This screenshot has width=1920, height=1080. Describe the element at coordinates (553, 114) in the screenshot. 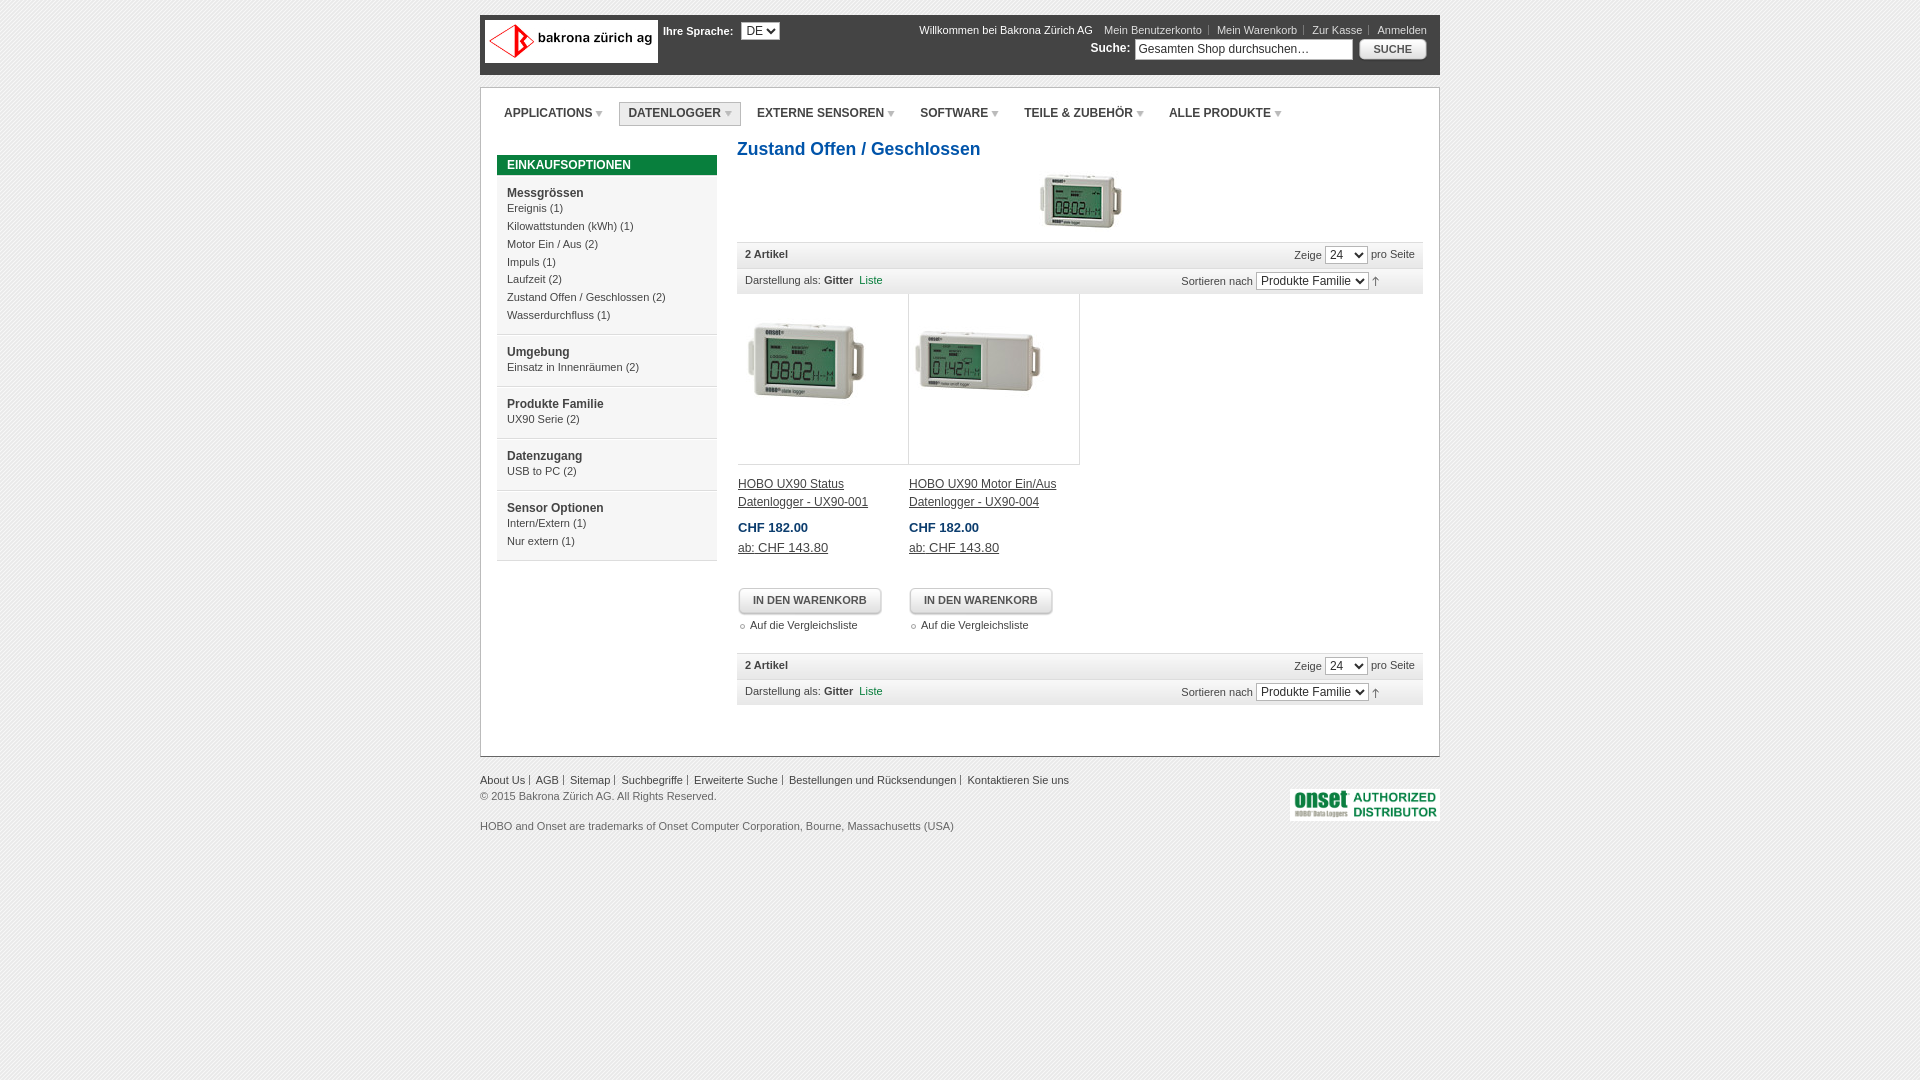

I see `'APPLICATIONS'` at that location.